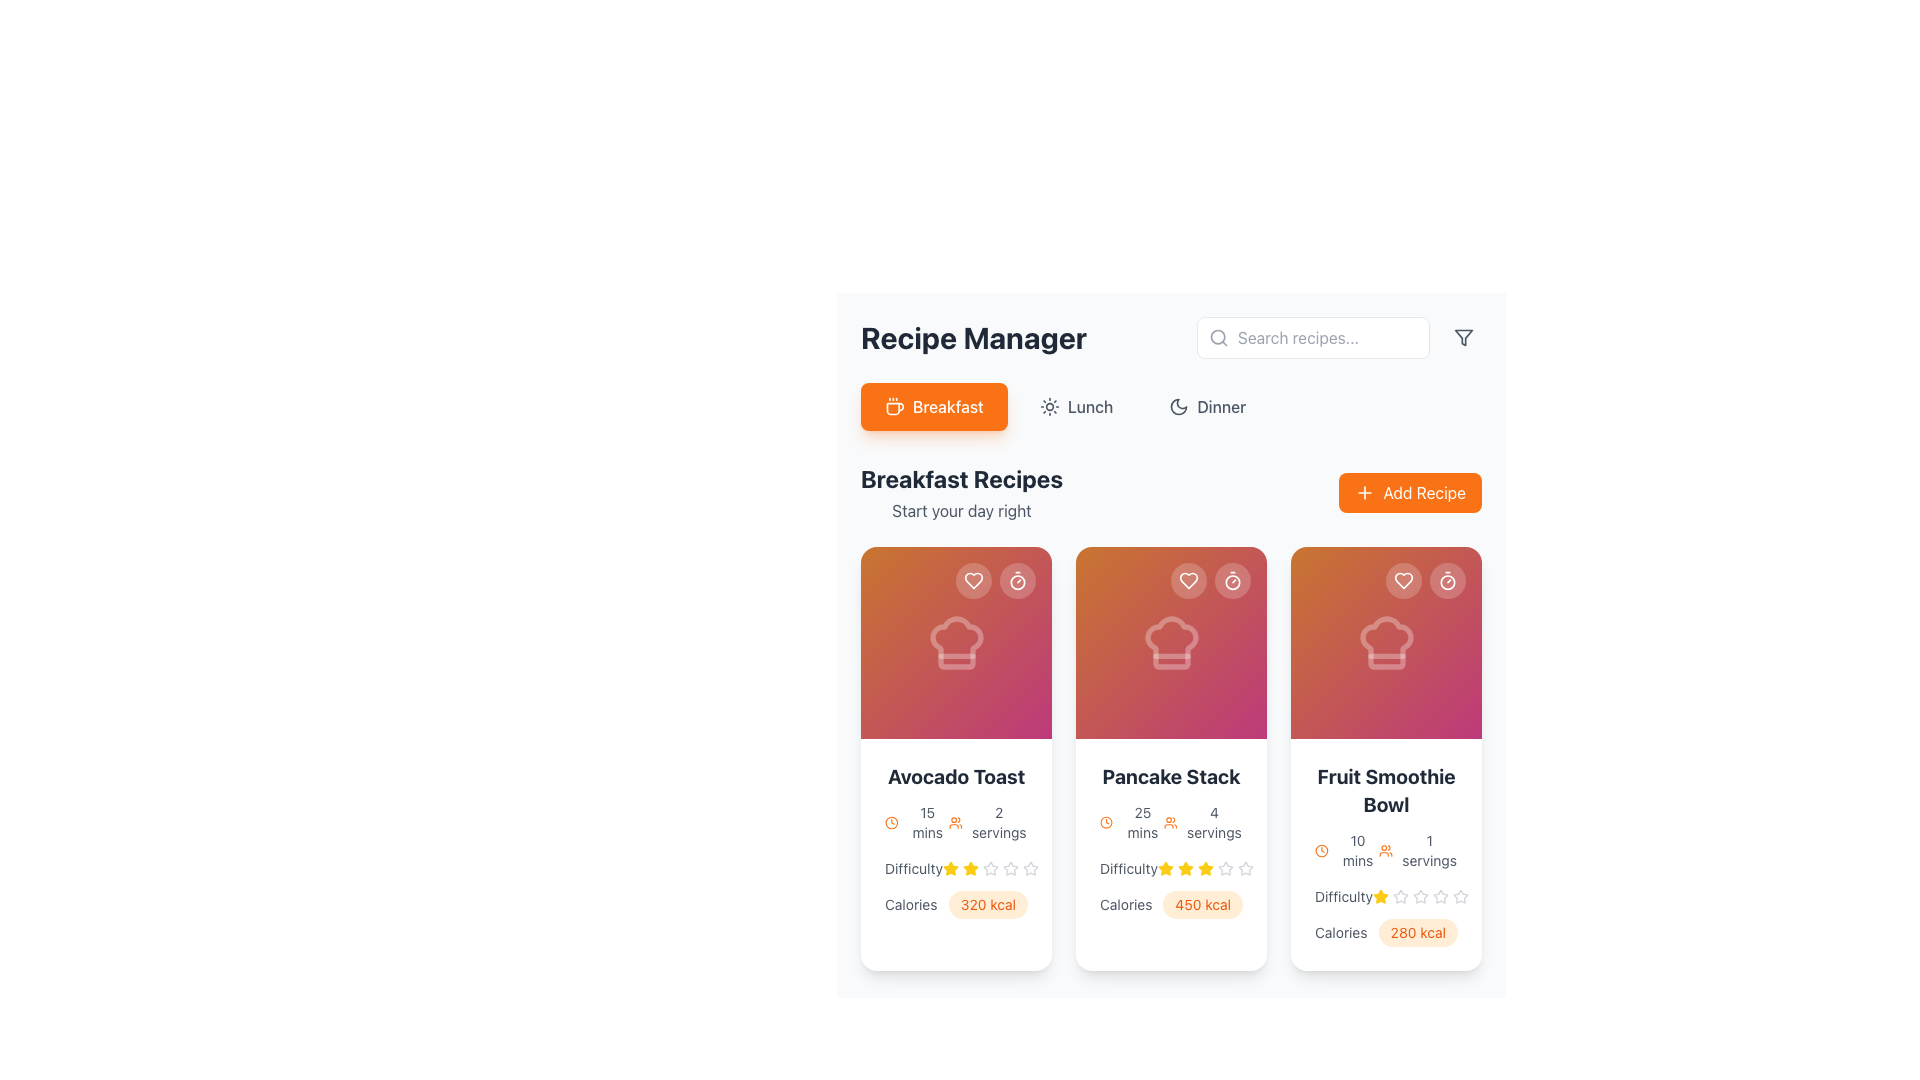 Image resolution: width=1920 pixels, height=1080 pixels. Describe the element at coordinates (1385, 643) in the screenshot. I see `the central chef hat icon in the decorative graphical section of the 'Fruit Smoothie Bowl' card, which is the third card under 'Breakfast Recipes'` at that location.